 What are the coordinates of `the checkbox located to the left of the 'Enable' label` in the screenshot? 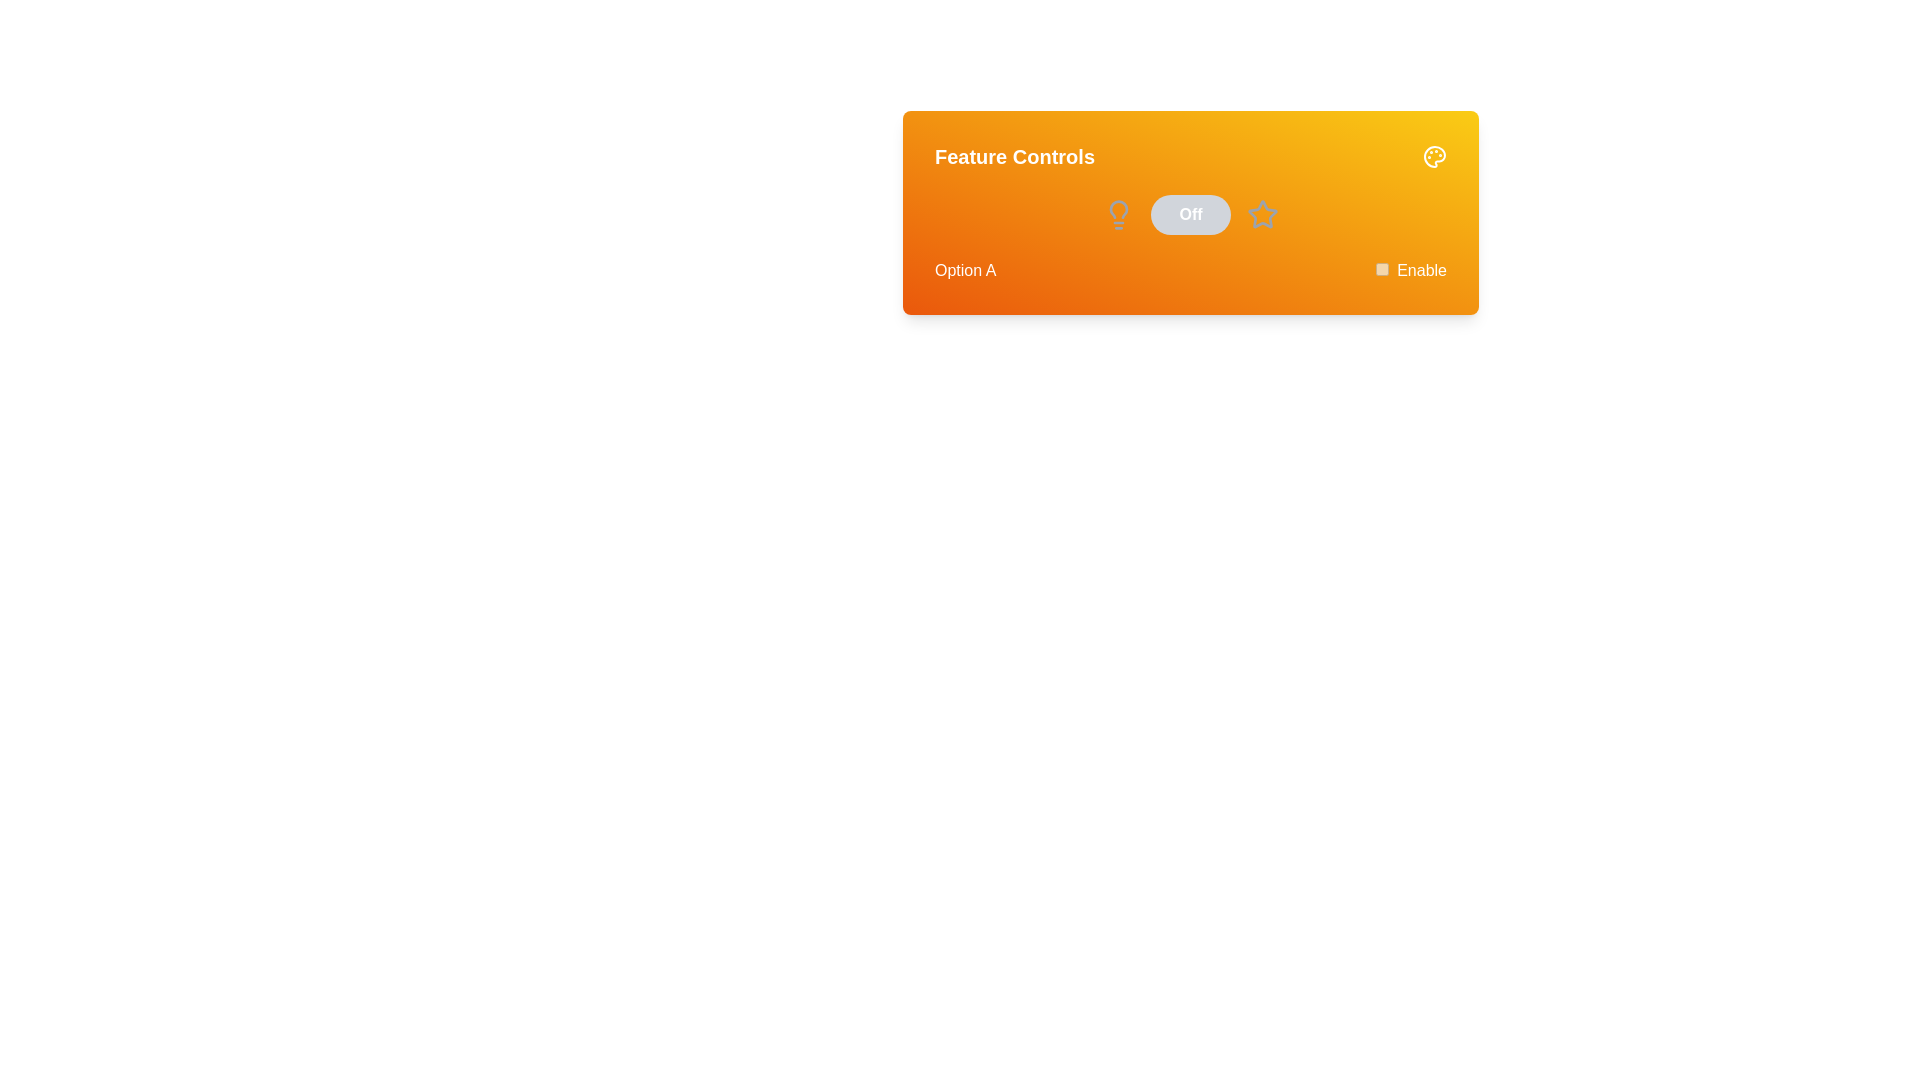 It's located at (1381, 268).